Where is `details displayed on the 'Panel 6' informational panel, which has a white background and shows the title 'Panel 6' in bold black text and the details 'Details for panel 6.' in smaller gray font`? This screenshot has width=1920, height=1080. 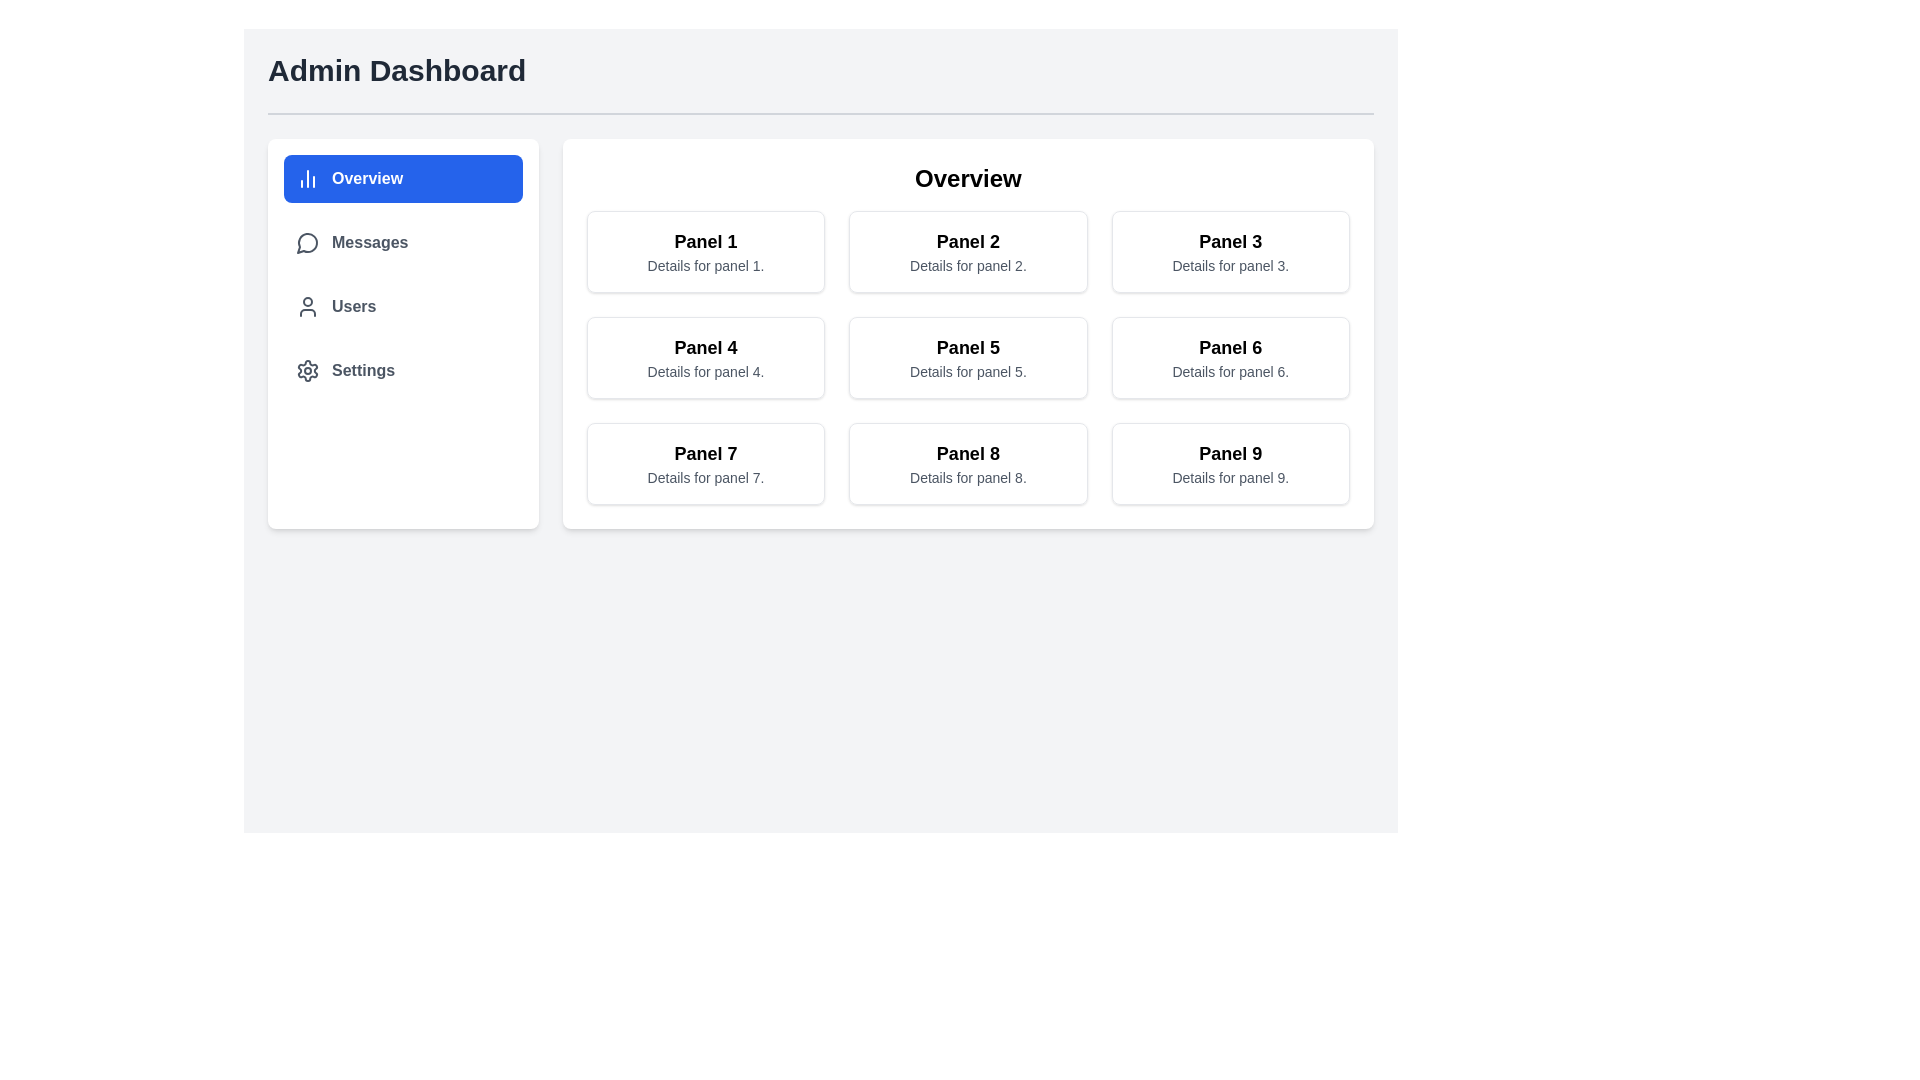
details displayed on the 'Panel 6' informational panel, which has a white background and shows the title 'Panel 6' in bold black text and the details 'Details for panel 6.' in smaller gray font is located at coordinates (1229, 357).